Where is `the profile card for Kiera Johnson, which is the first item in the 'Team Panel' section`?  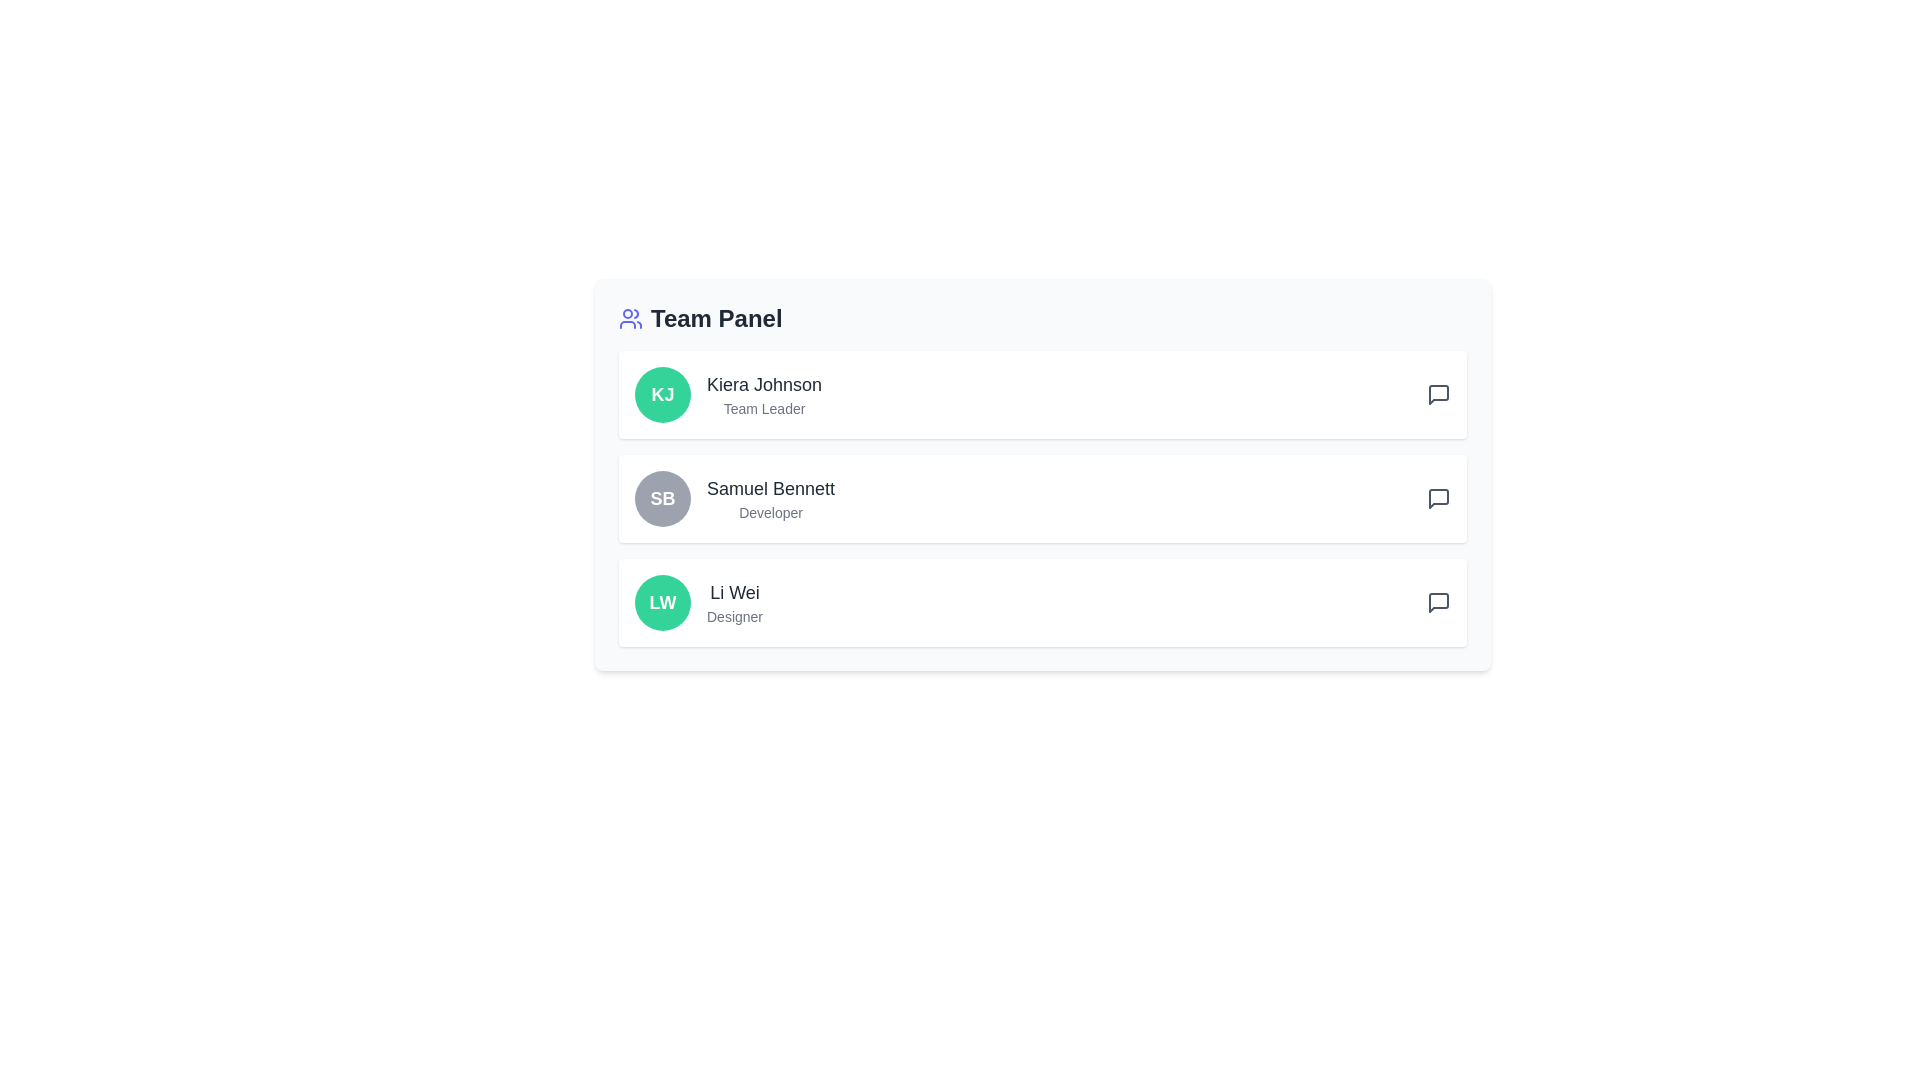 the profile card for Kiera Johnson, which is the first item in the 'Team Panel' section is located at coordinates (1041, 394).